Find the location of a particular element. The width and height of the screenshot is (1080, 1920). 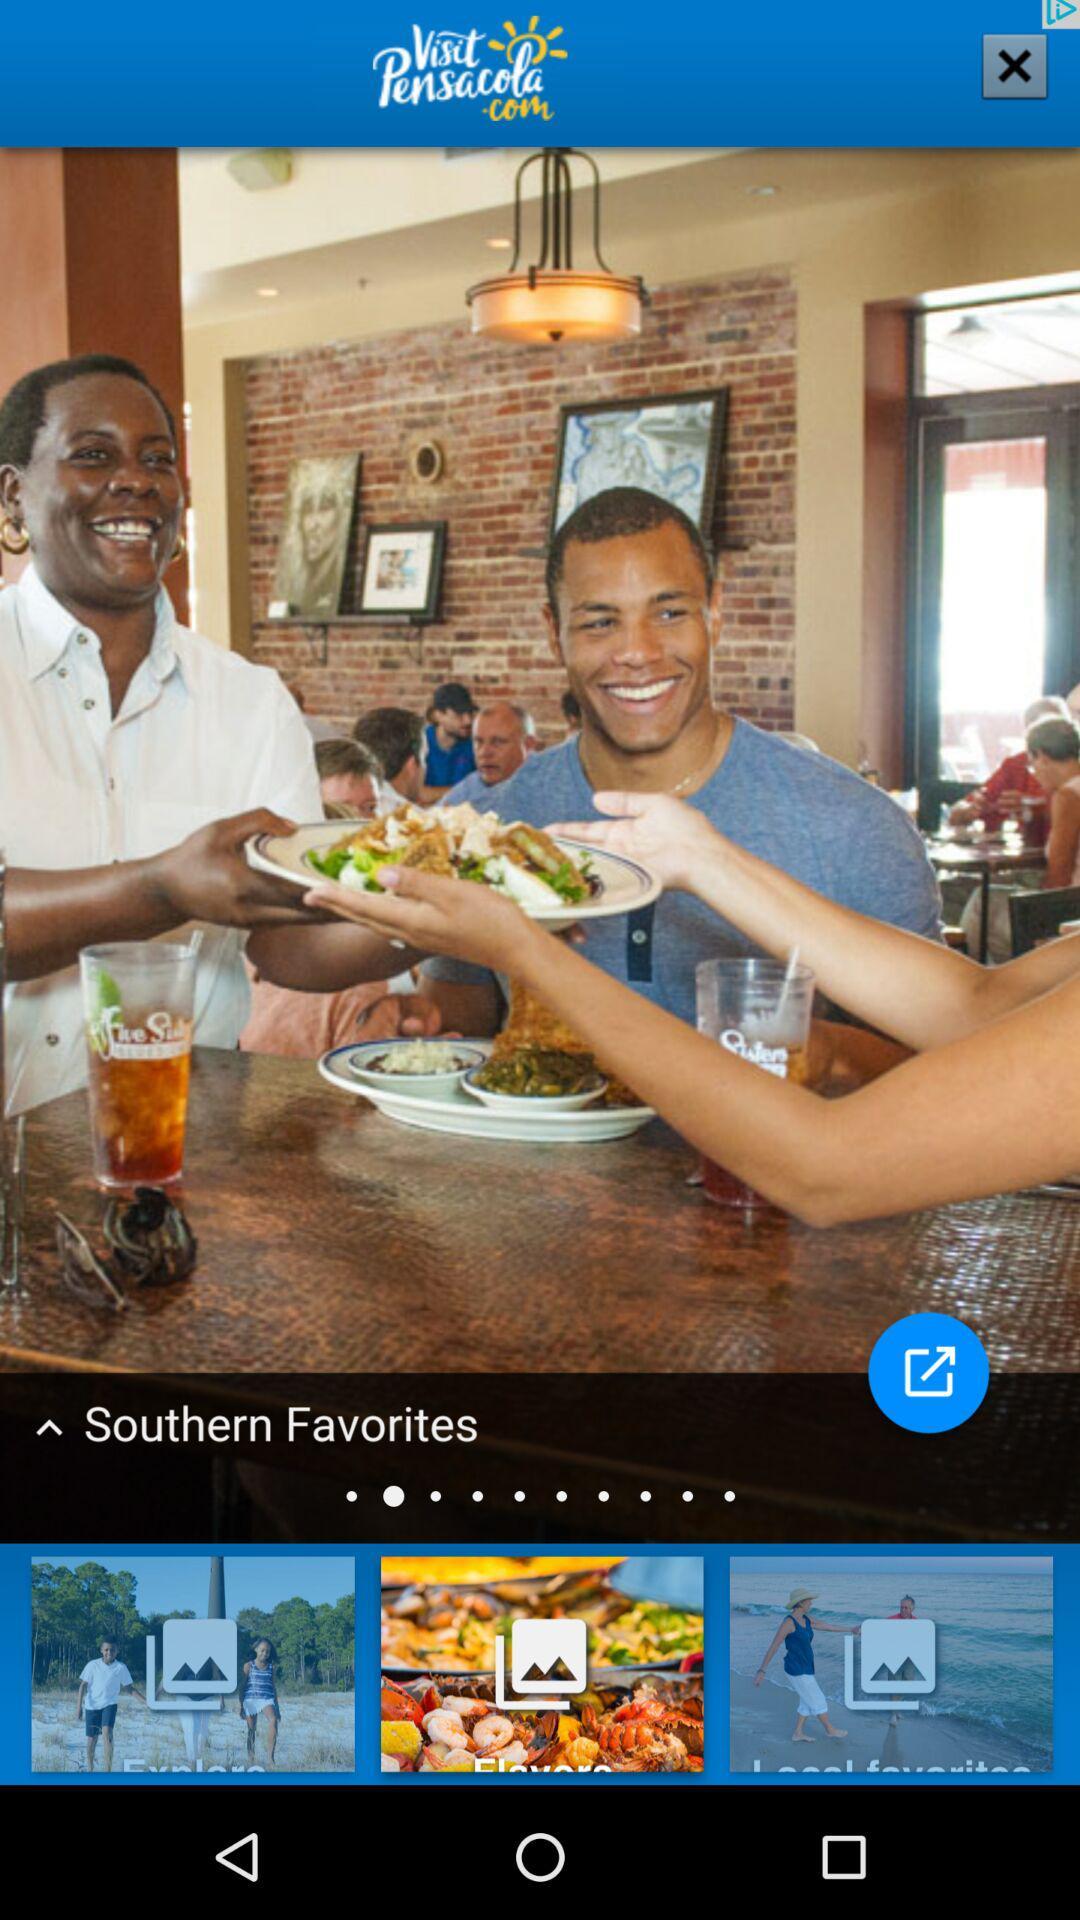

the close icon is located at coordinates (1001, 83).